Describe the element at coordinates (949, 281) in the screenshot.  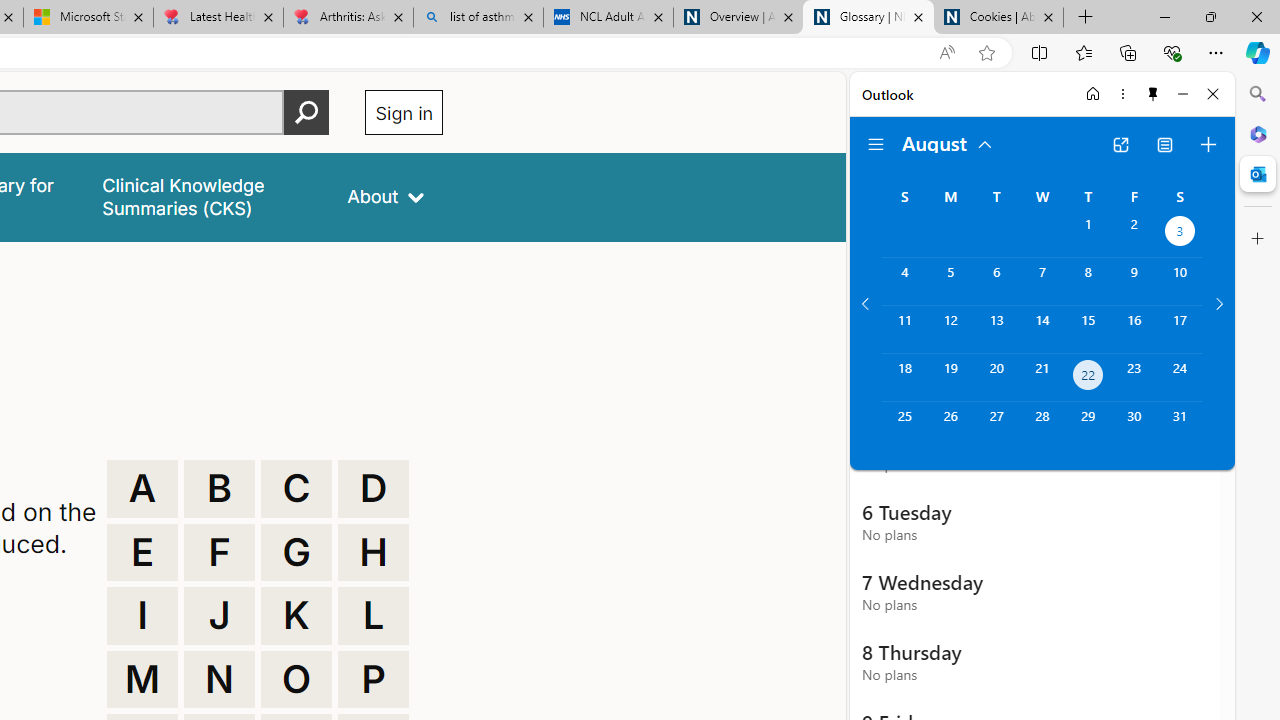
I see `'Monday, August 5, 2024. '` at that location.